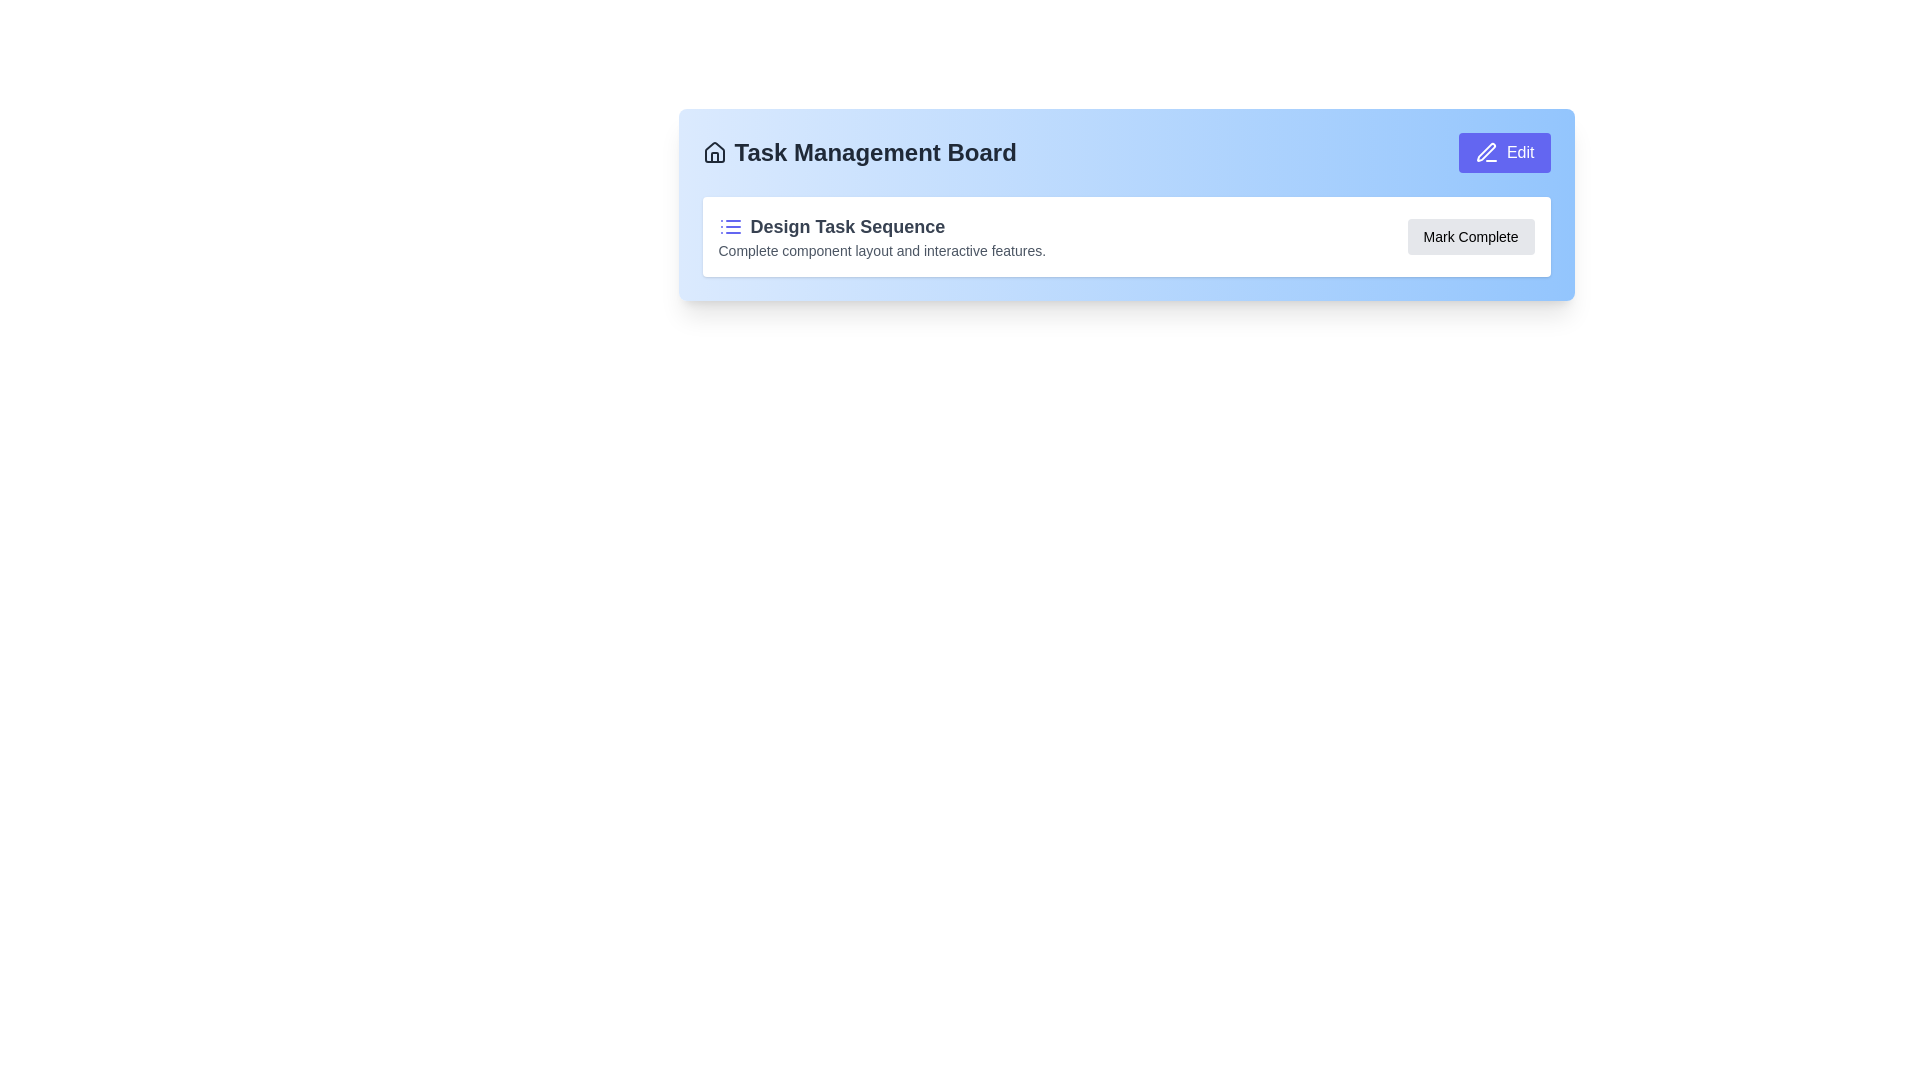  What do you see at coordinates (1504, 152) in the screenshot?
I see `the 'Edit' button with a blue background and round corners located at the top-right corner of the 'Task Management Board' header` at bounding box center [1504, 152].